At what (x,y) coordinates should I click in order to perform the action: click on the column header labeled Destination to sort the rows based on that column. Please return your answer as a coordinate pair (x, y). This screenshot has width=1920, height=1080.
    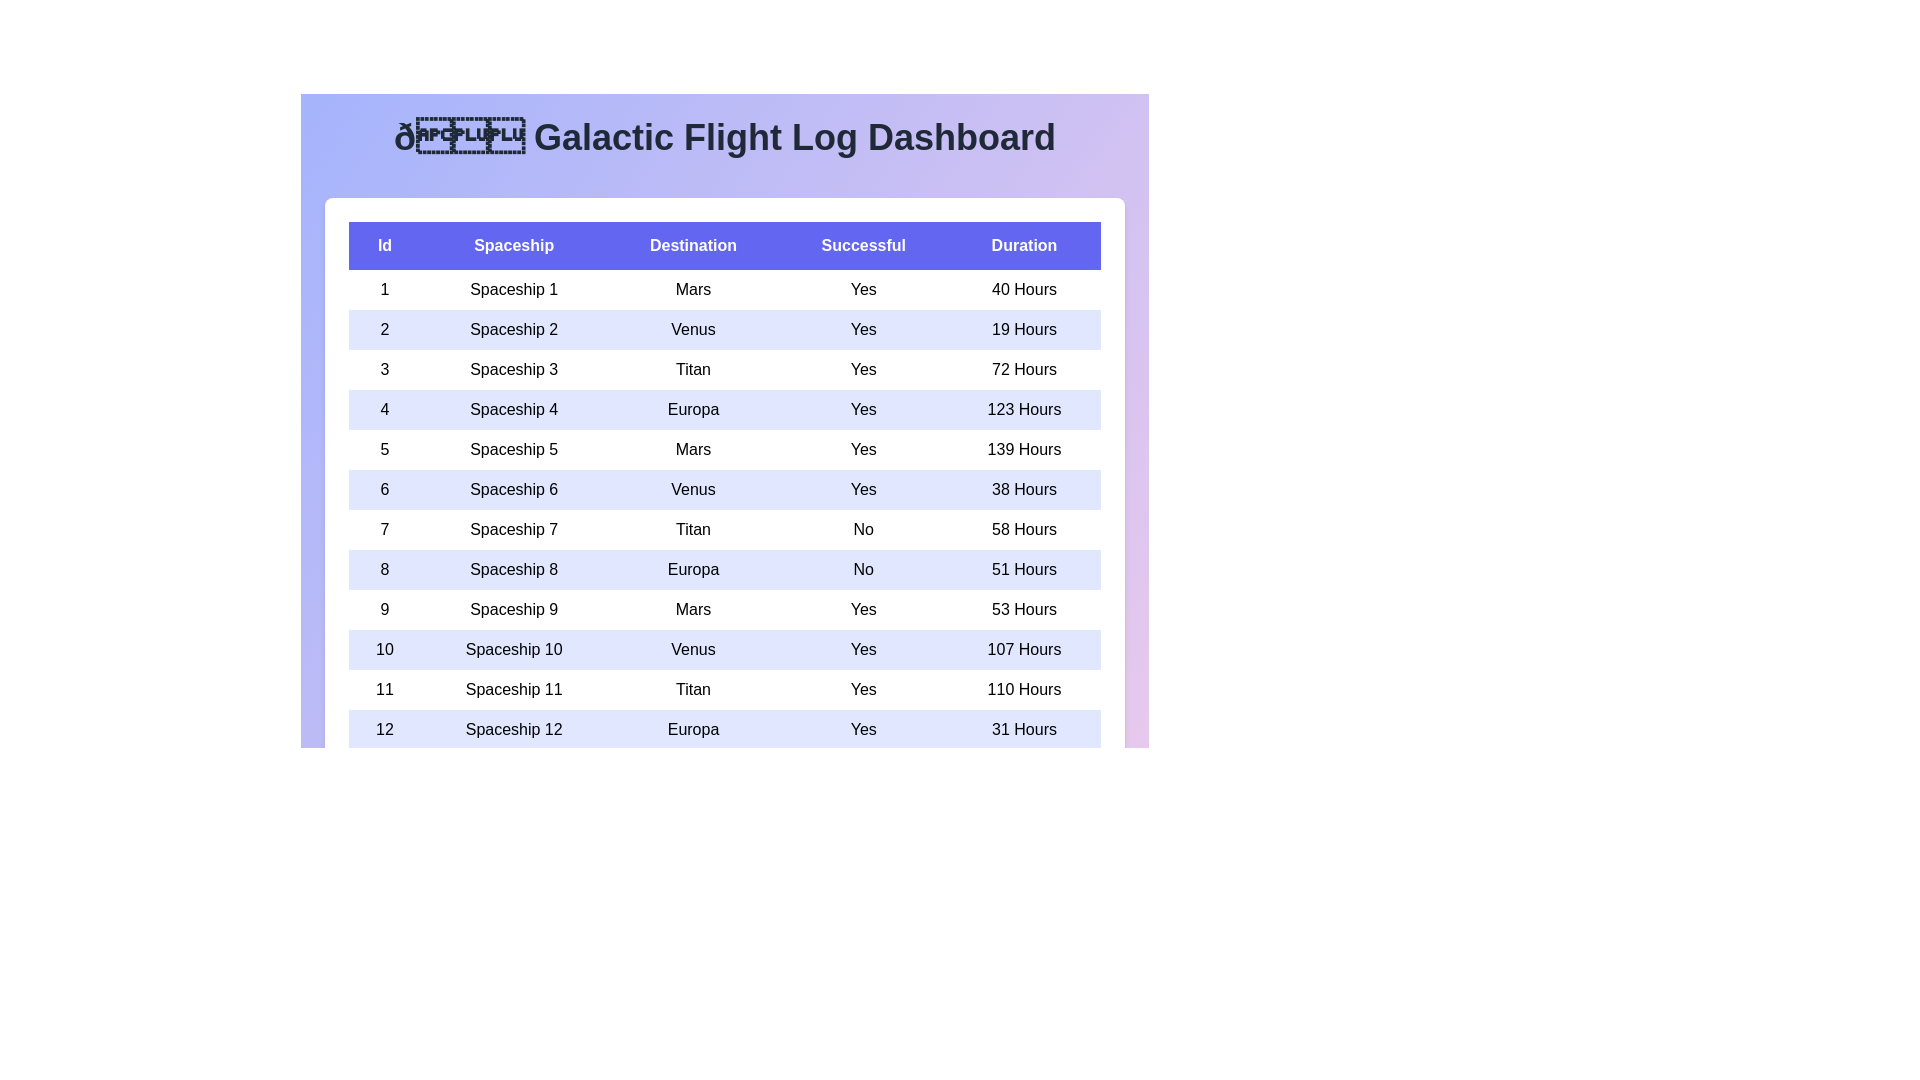
    Looking at the image, I should click on (693, 245).